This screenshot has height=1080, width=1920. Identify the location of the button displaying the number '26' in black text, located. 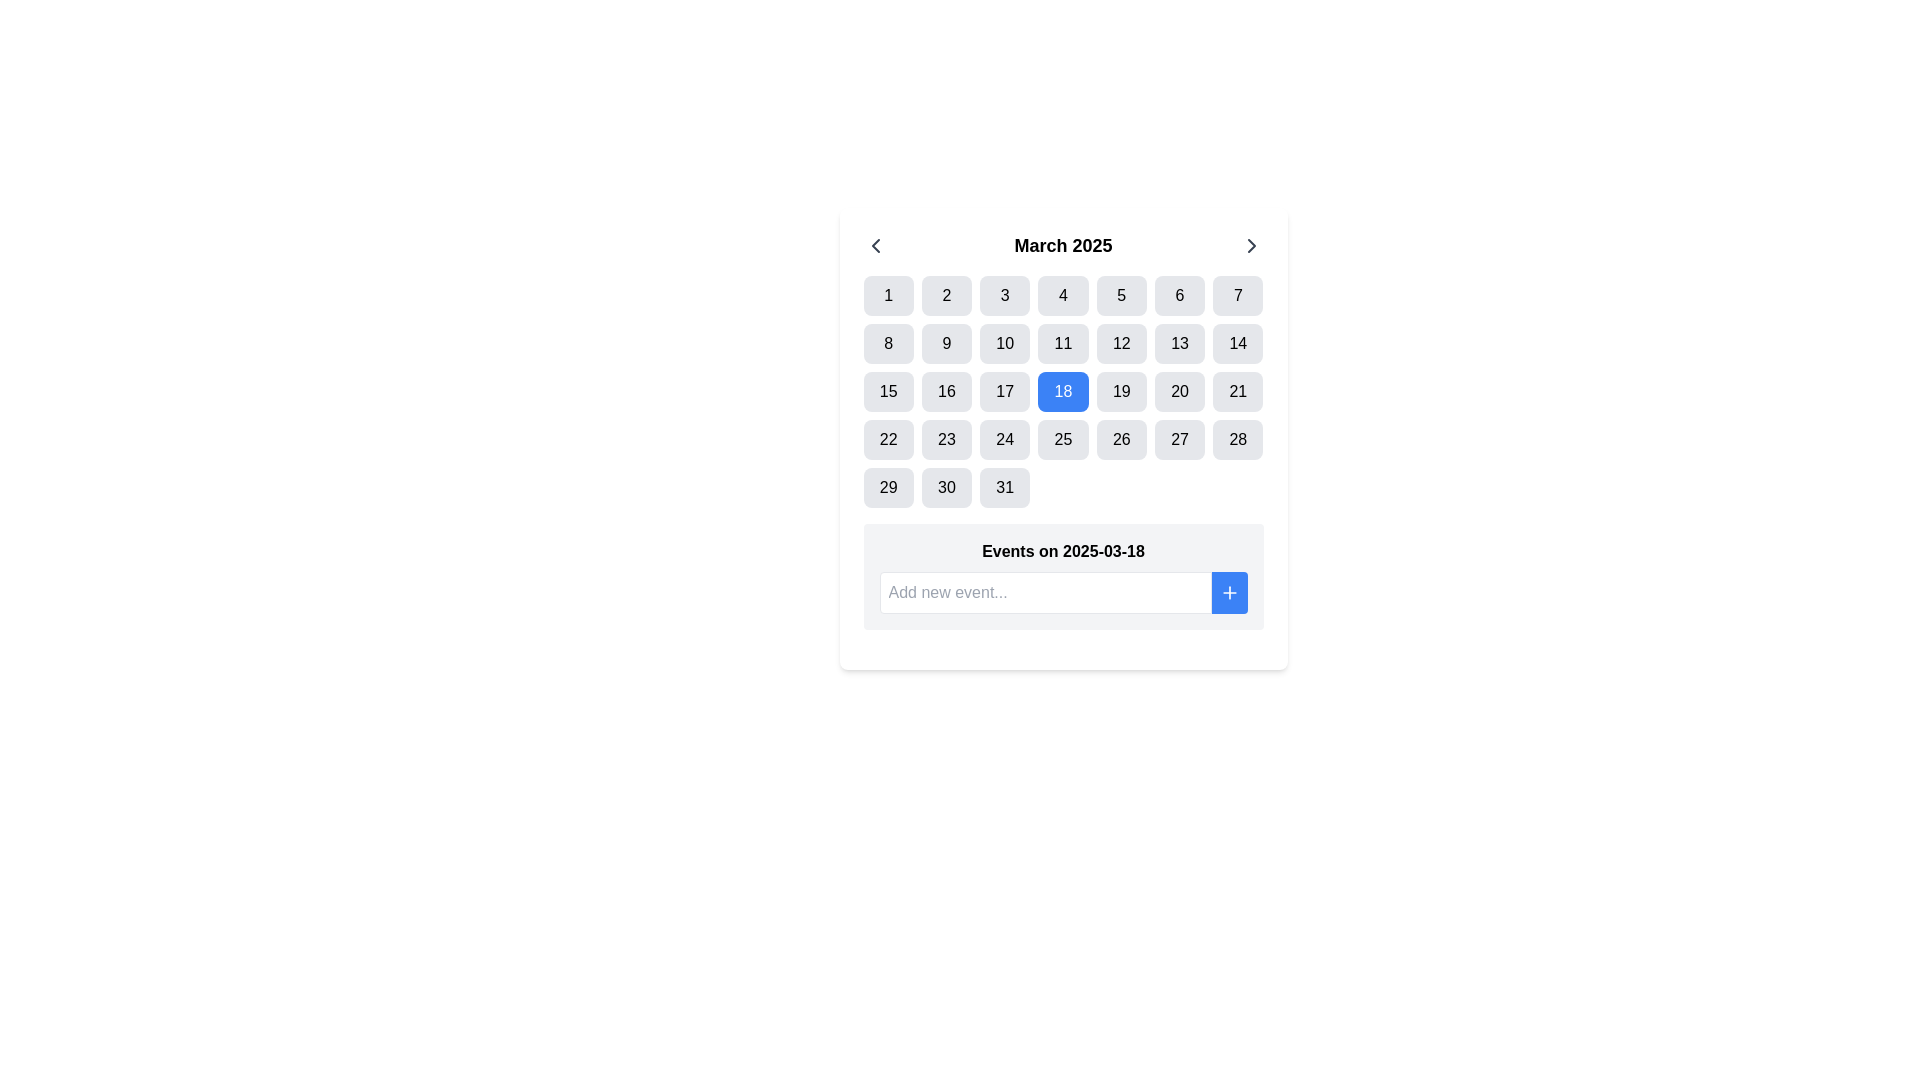
(1121, 438).